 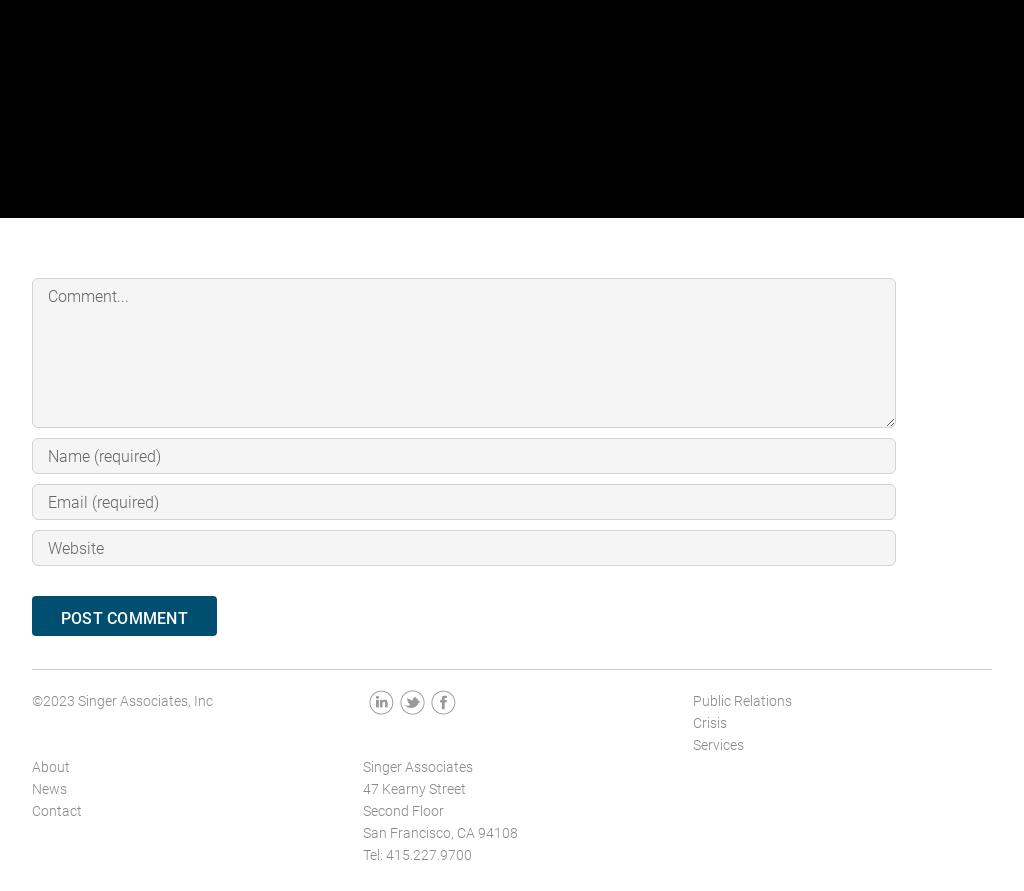 I want to click on 'Singer Associates', so click(x=415, y=766).